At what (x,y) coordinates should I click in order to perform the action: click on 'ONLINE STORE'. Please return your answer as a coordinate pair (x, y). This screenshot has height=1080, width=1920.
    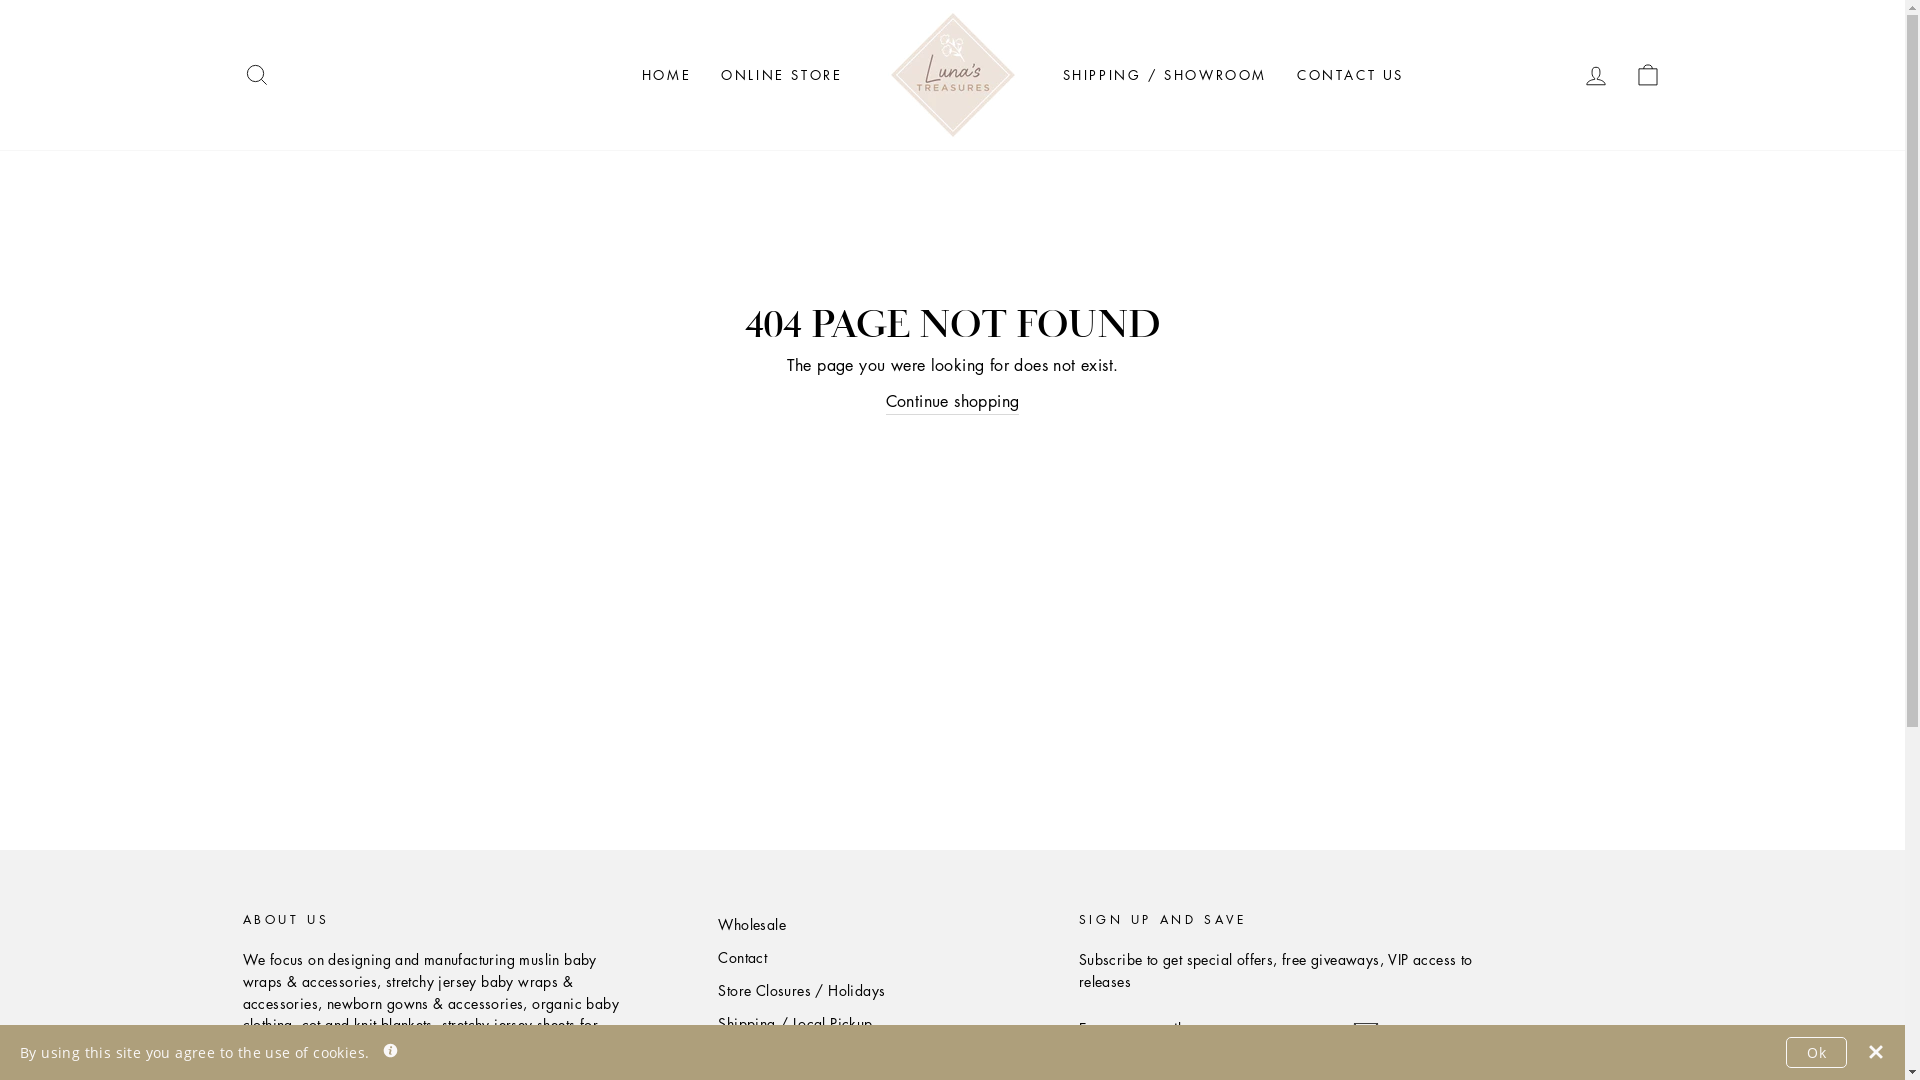
    Looking at the image, I should click on (780, 73).